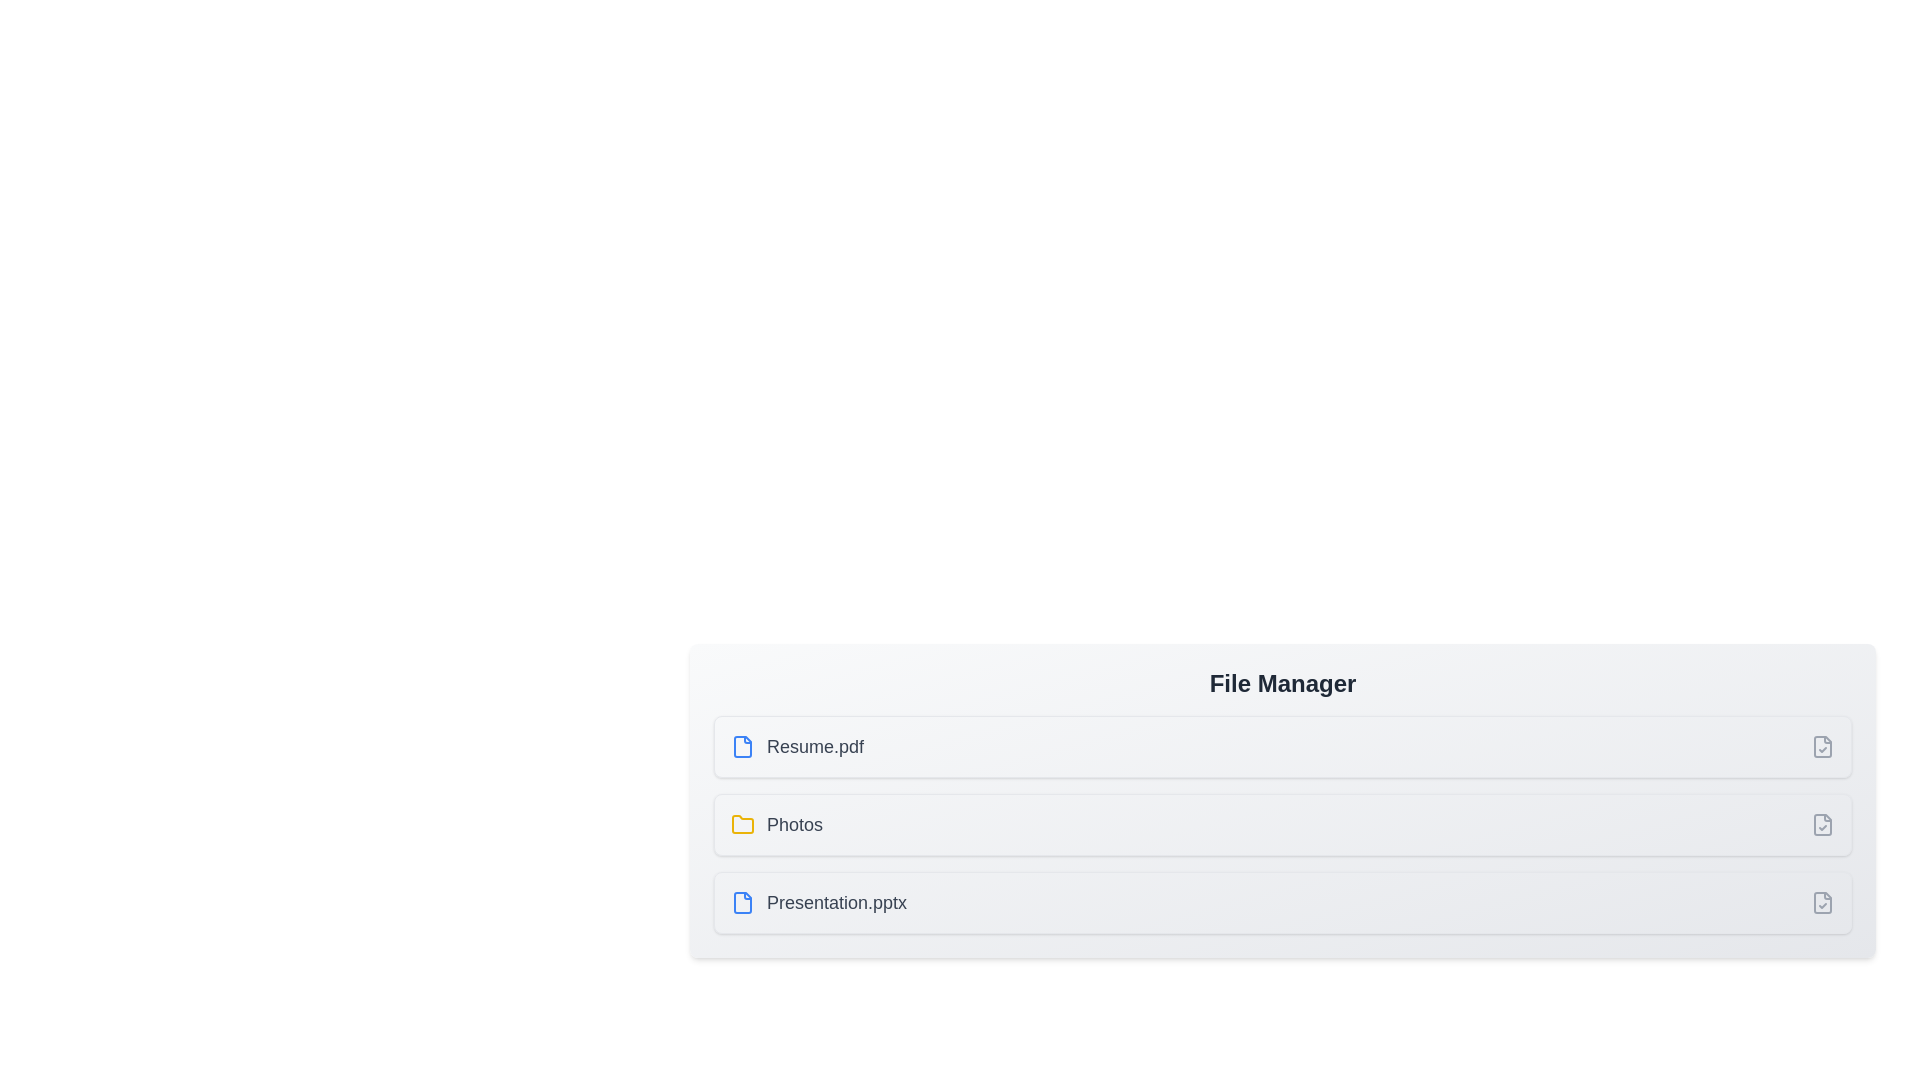 The height and width of the screenshot is (1080, 1920). Describe the element at coordinates (796, 747) in the screenshot. I see `the file or folder represented by Resume.pdf` at that location.